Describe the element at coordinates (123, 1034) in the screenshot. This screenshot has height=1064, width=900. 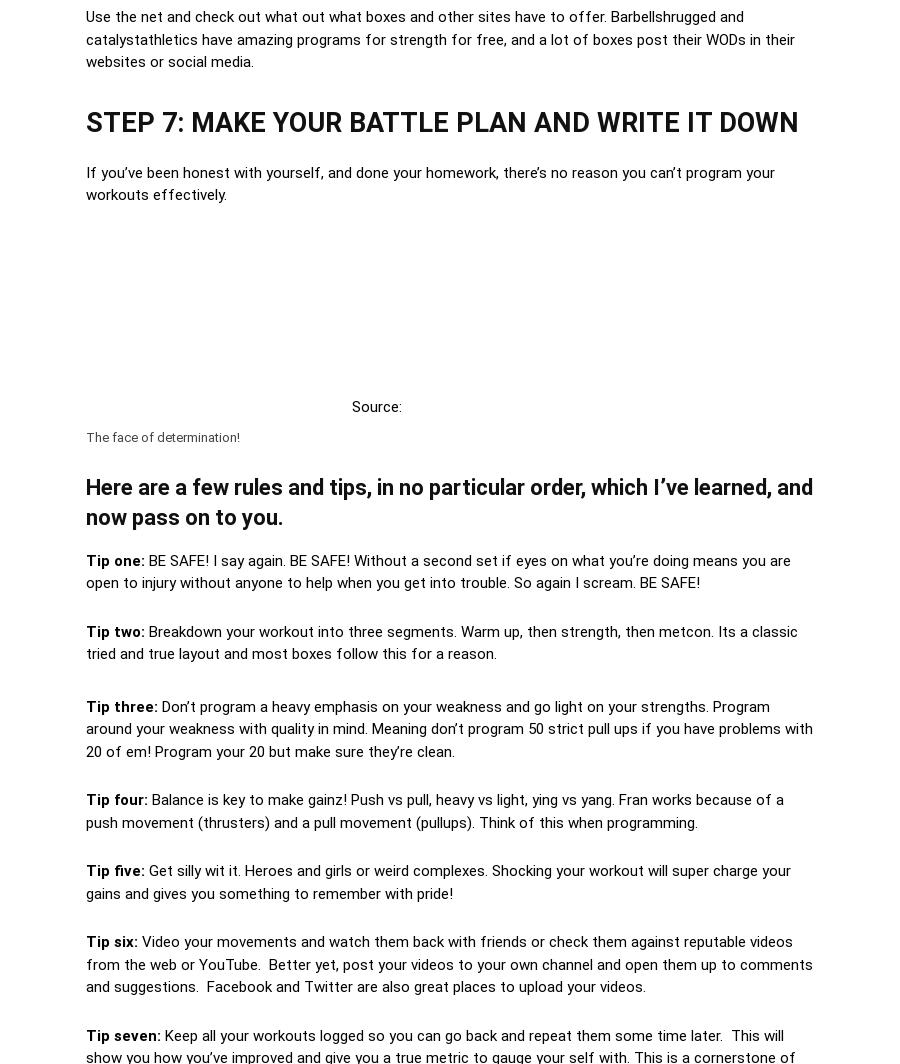
I see `'Tip seven:'` at that location.